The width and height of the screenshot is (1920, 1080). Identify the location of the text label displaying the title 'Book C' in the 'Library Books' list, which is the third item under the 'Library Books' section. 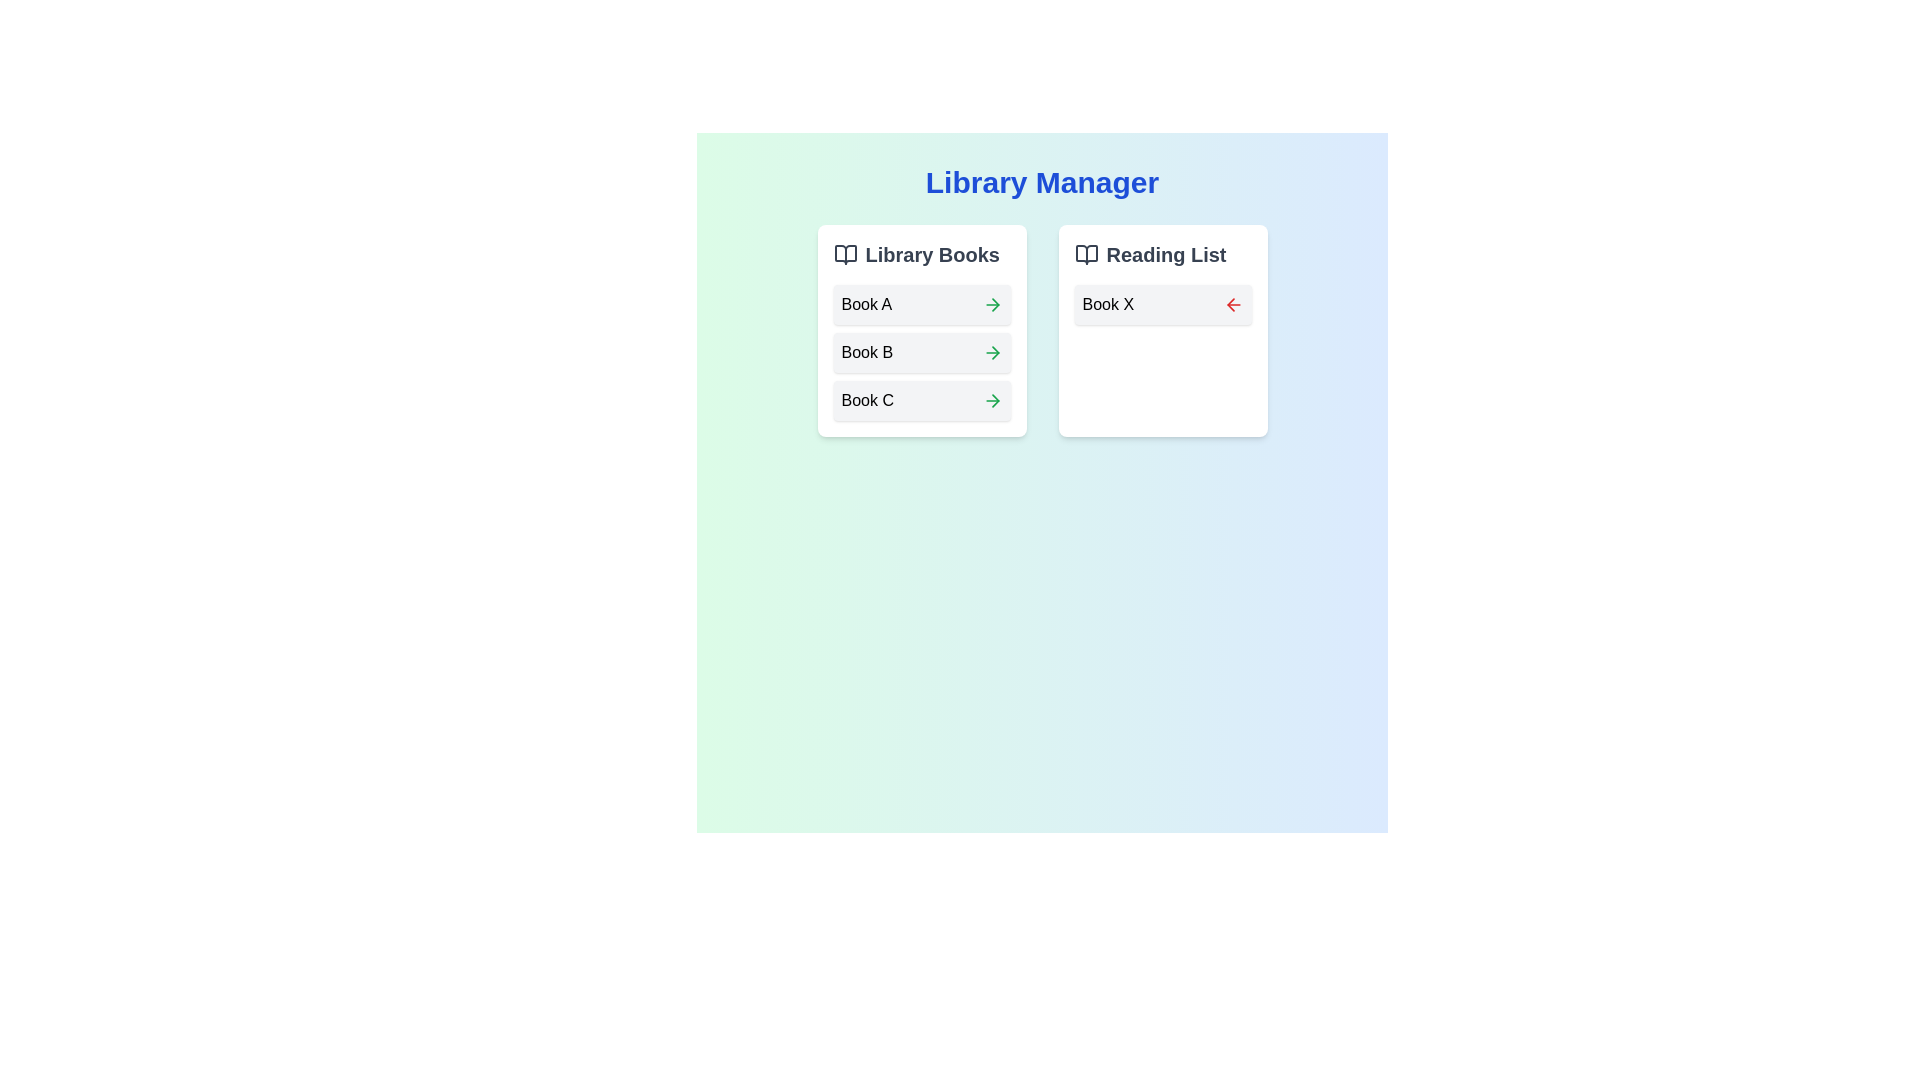
(867, 401).